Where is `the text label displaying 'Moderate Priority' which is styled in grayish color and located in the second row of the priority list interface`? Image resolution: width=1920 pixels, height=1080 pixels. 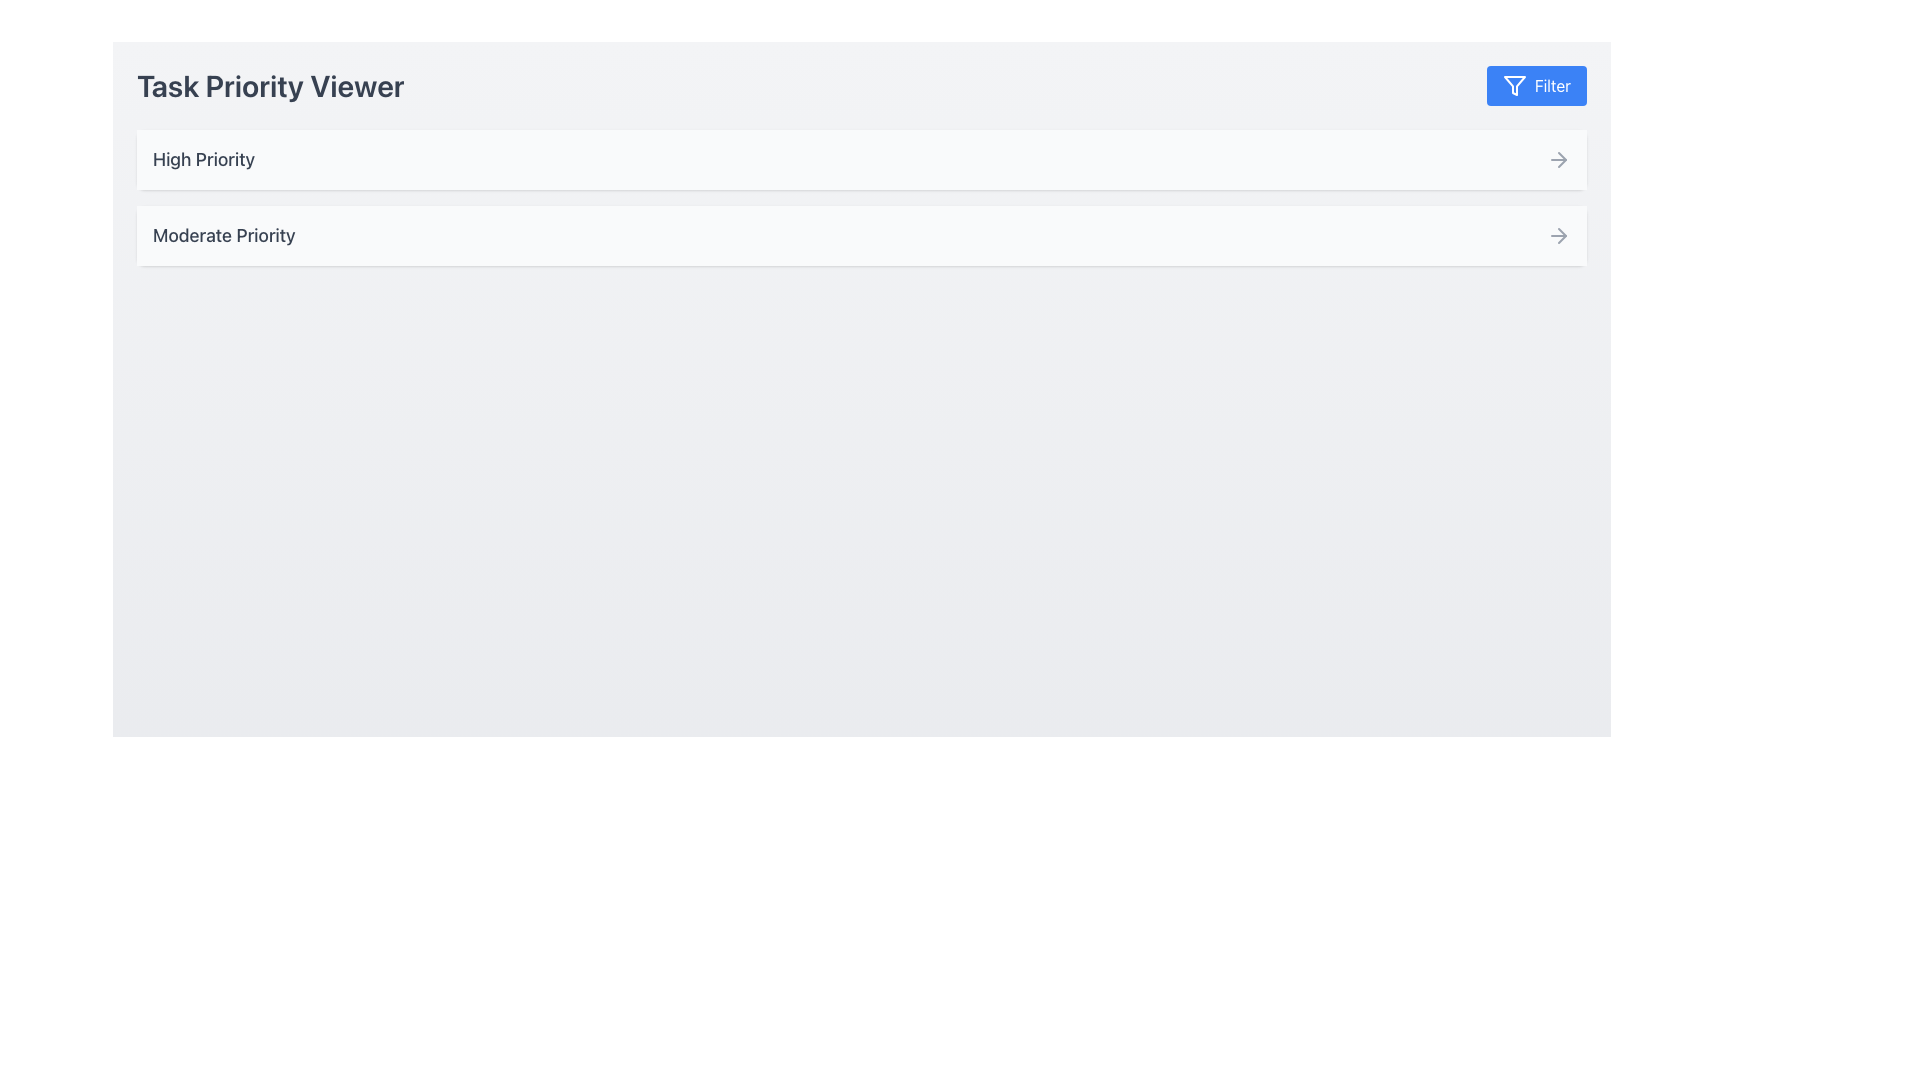 the text label displaying 'Moderate Priority' which is styled in grayish color and located in the second row of the priority list interface is located at coordinates (224, 234).